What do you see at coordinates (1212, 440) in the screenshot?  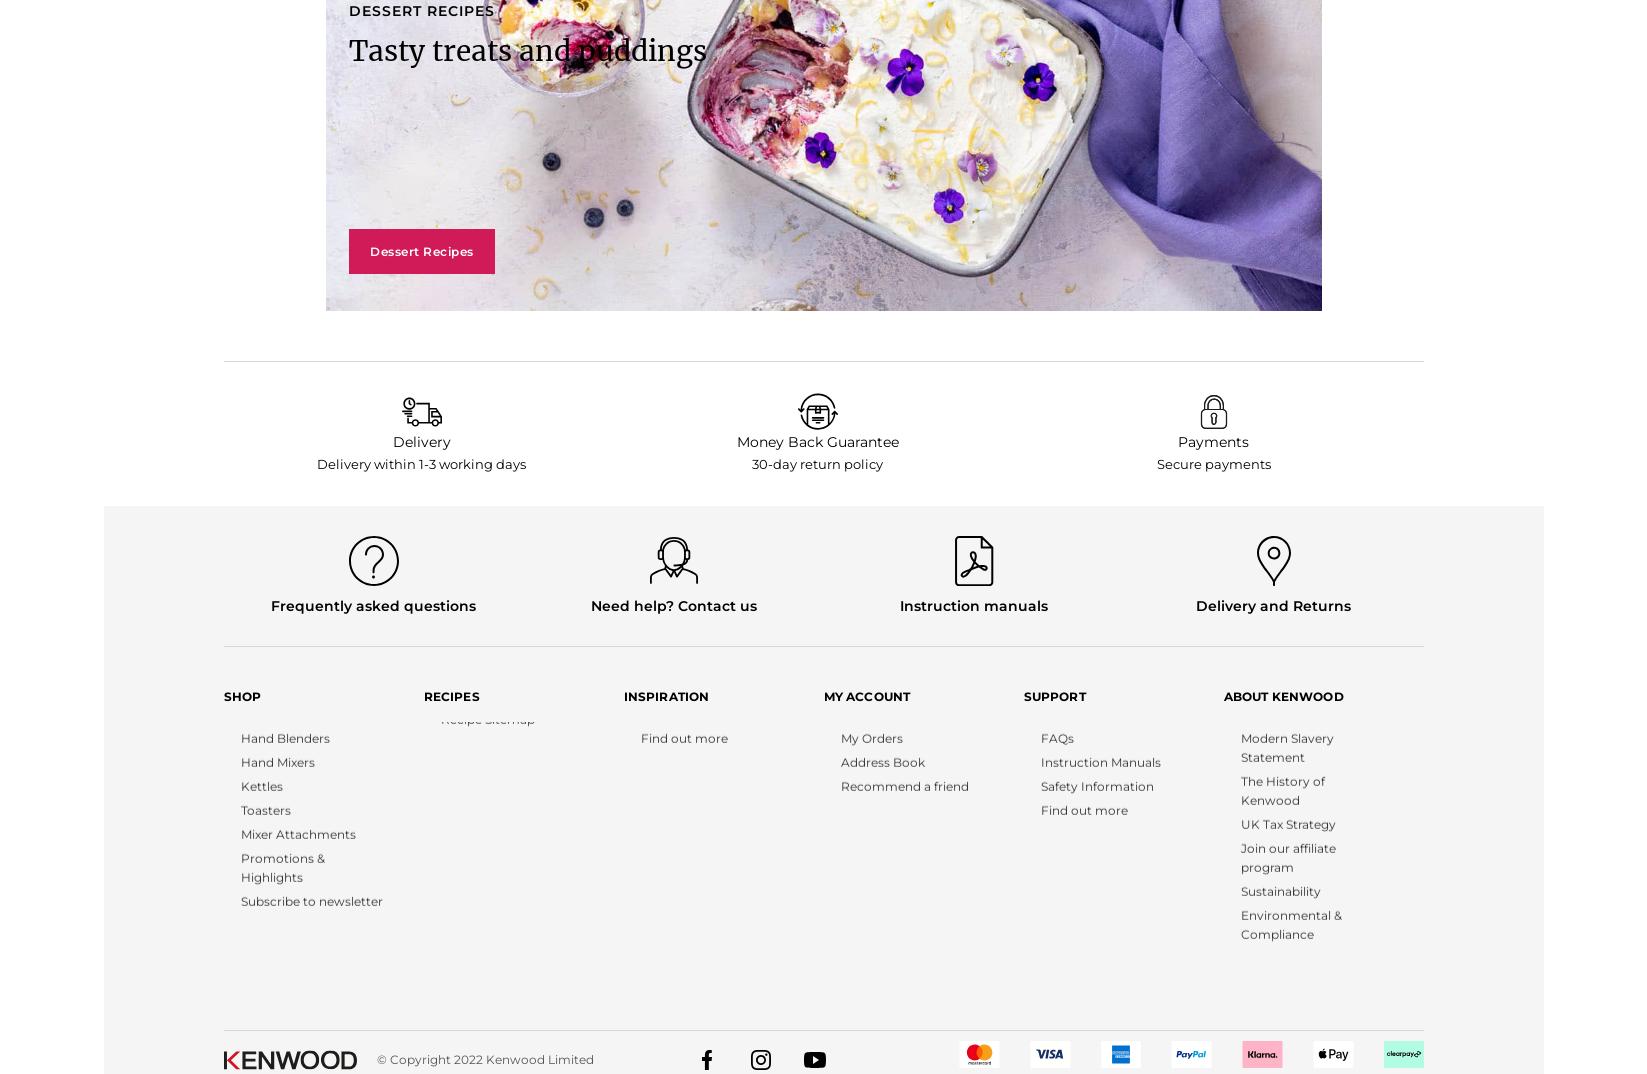 I see `'Payments'` at bounding box center [1212, 440].